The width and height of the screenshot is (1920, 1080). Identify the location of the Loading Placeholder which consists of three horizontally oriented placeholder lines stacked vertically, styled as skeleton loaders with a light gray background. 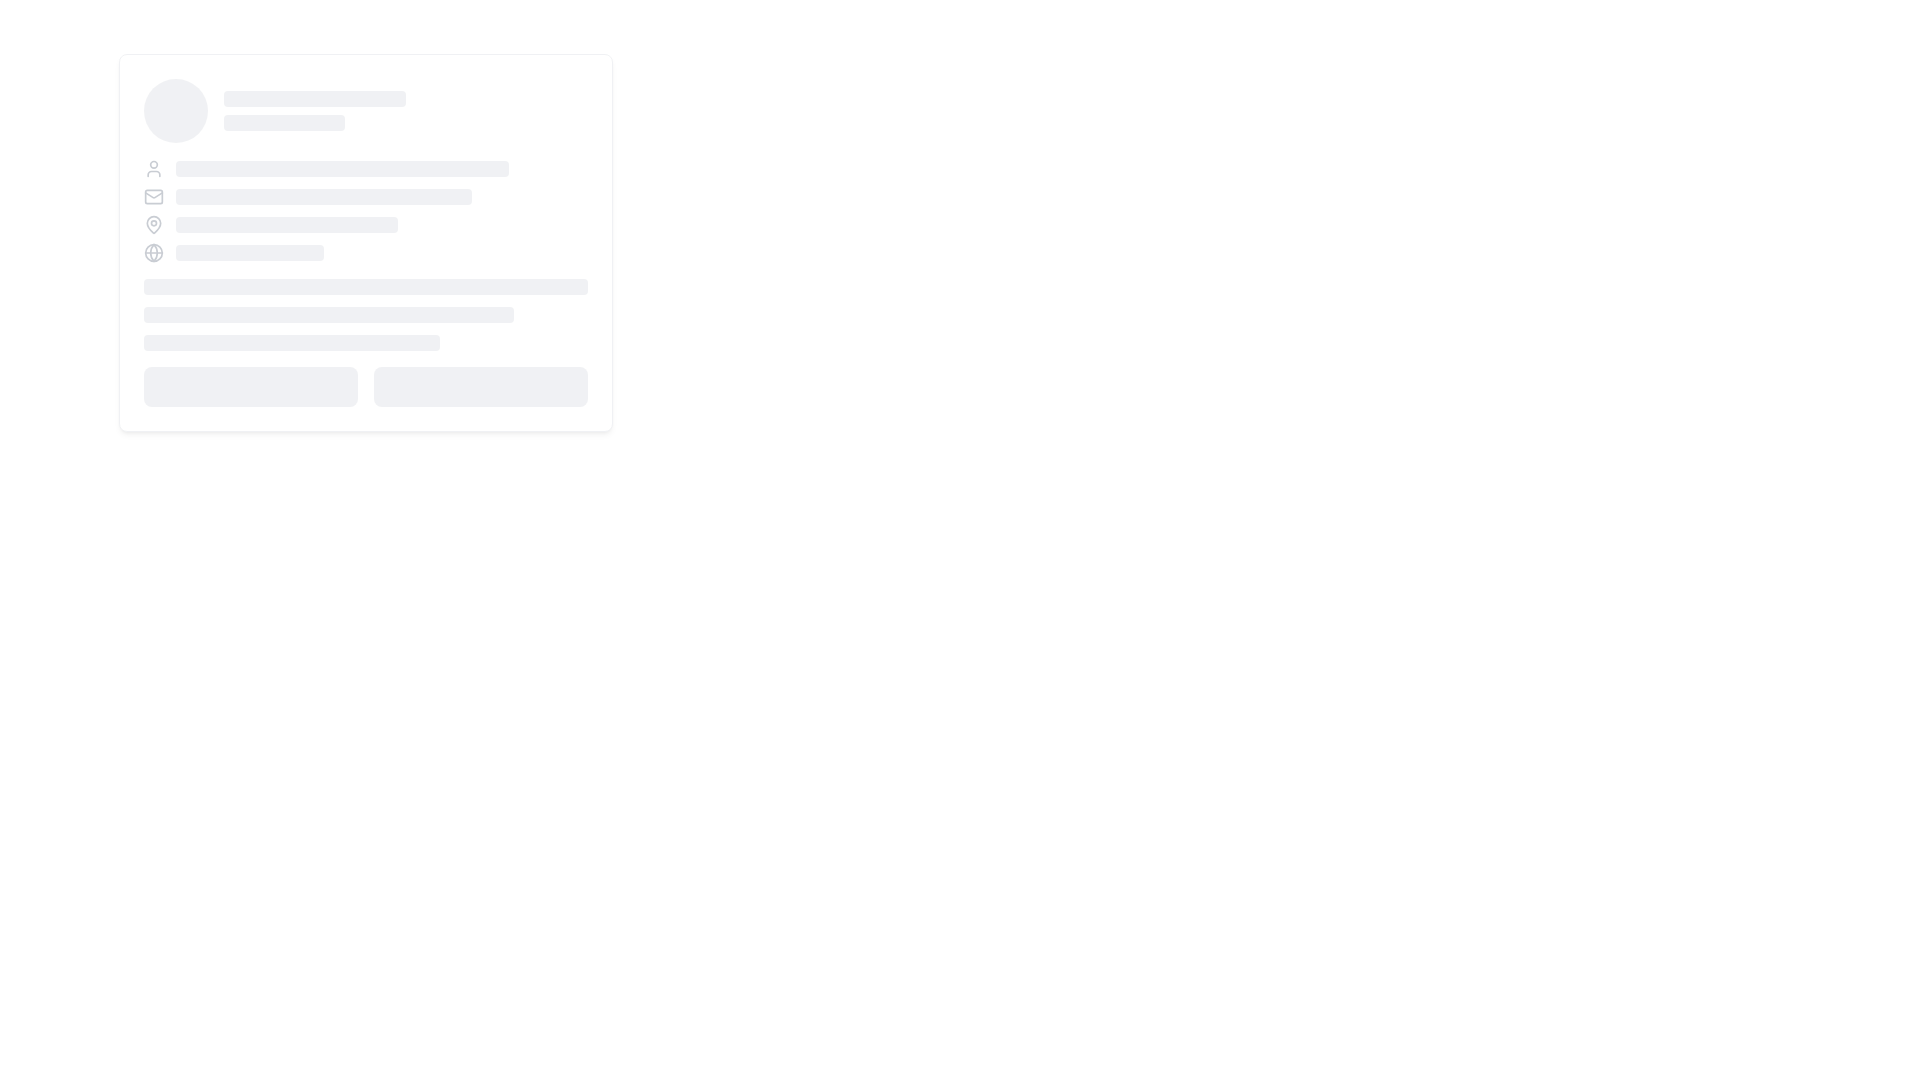
(365, 315).